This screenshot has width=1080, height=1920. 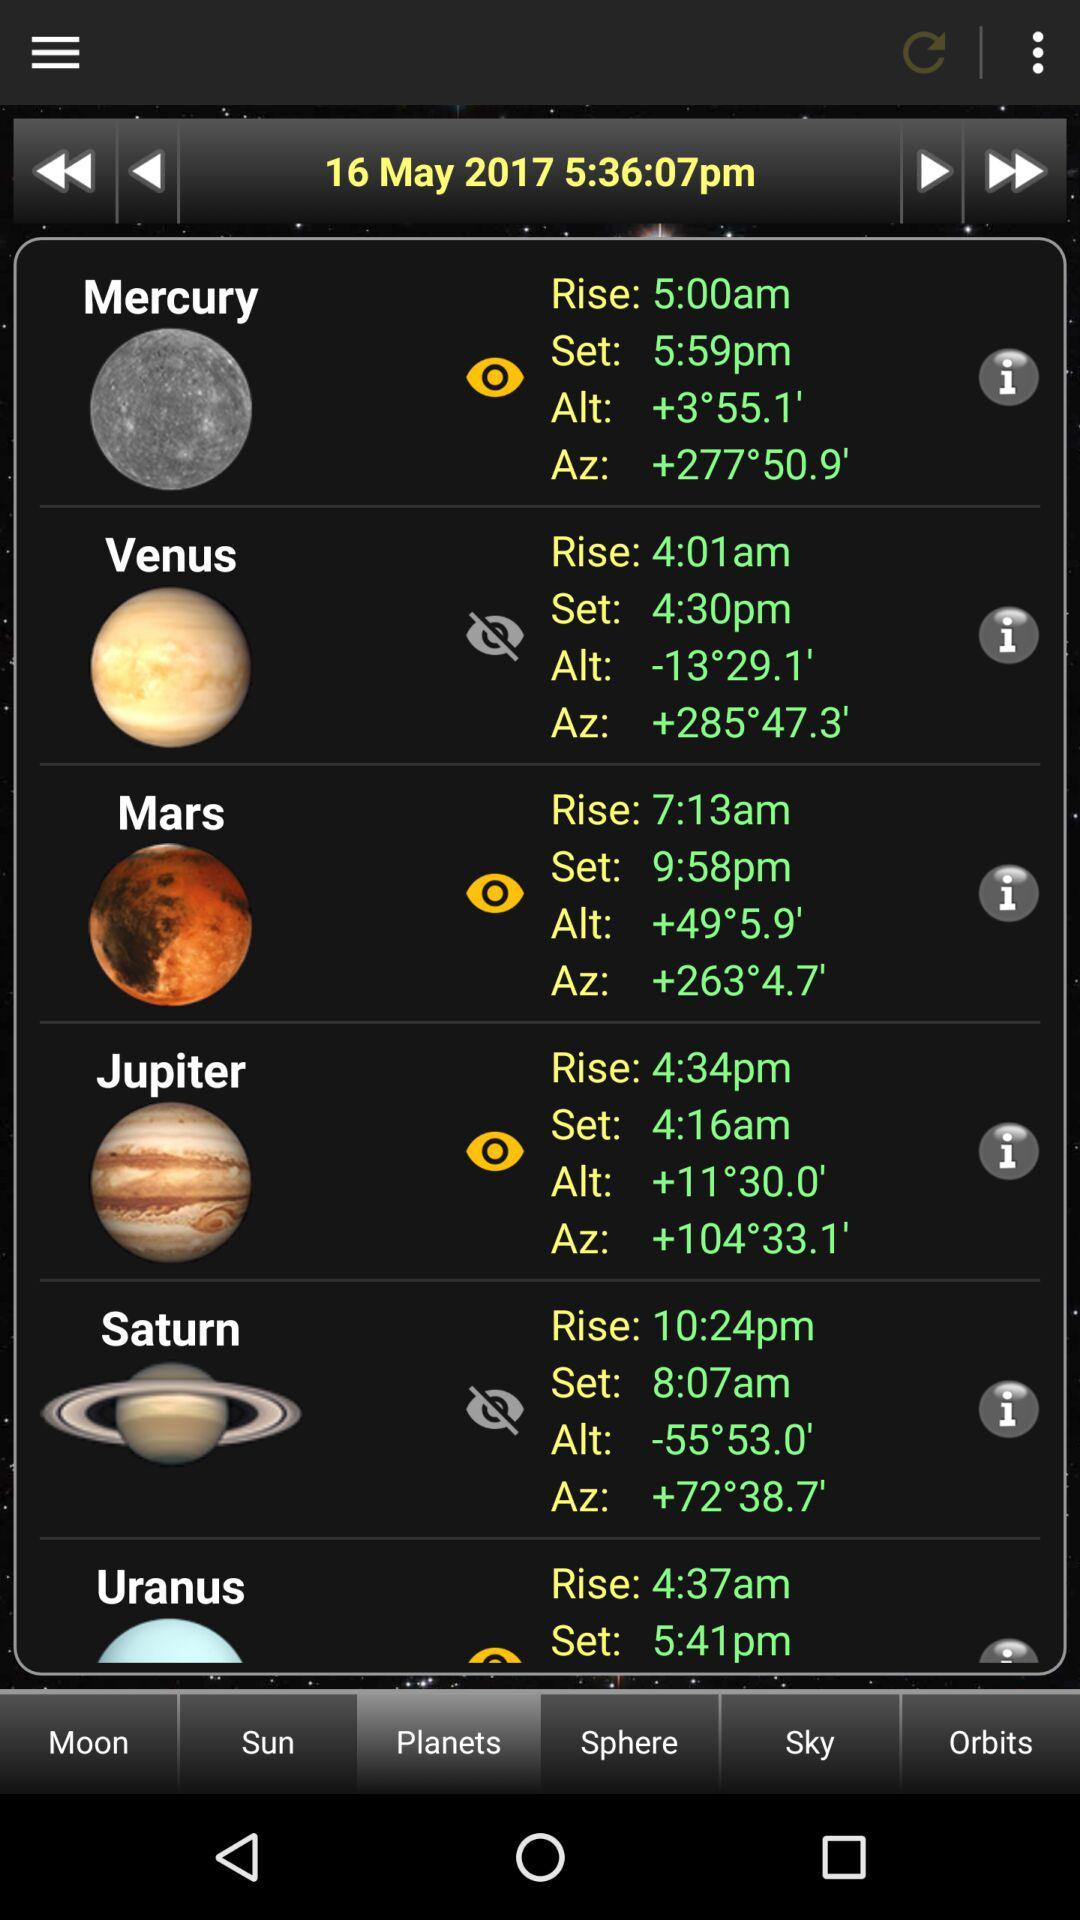 What do you see at coordinates (63, 171) in the screenshot?
I see `page 1` at bounding box center [63, 171].